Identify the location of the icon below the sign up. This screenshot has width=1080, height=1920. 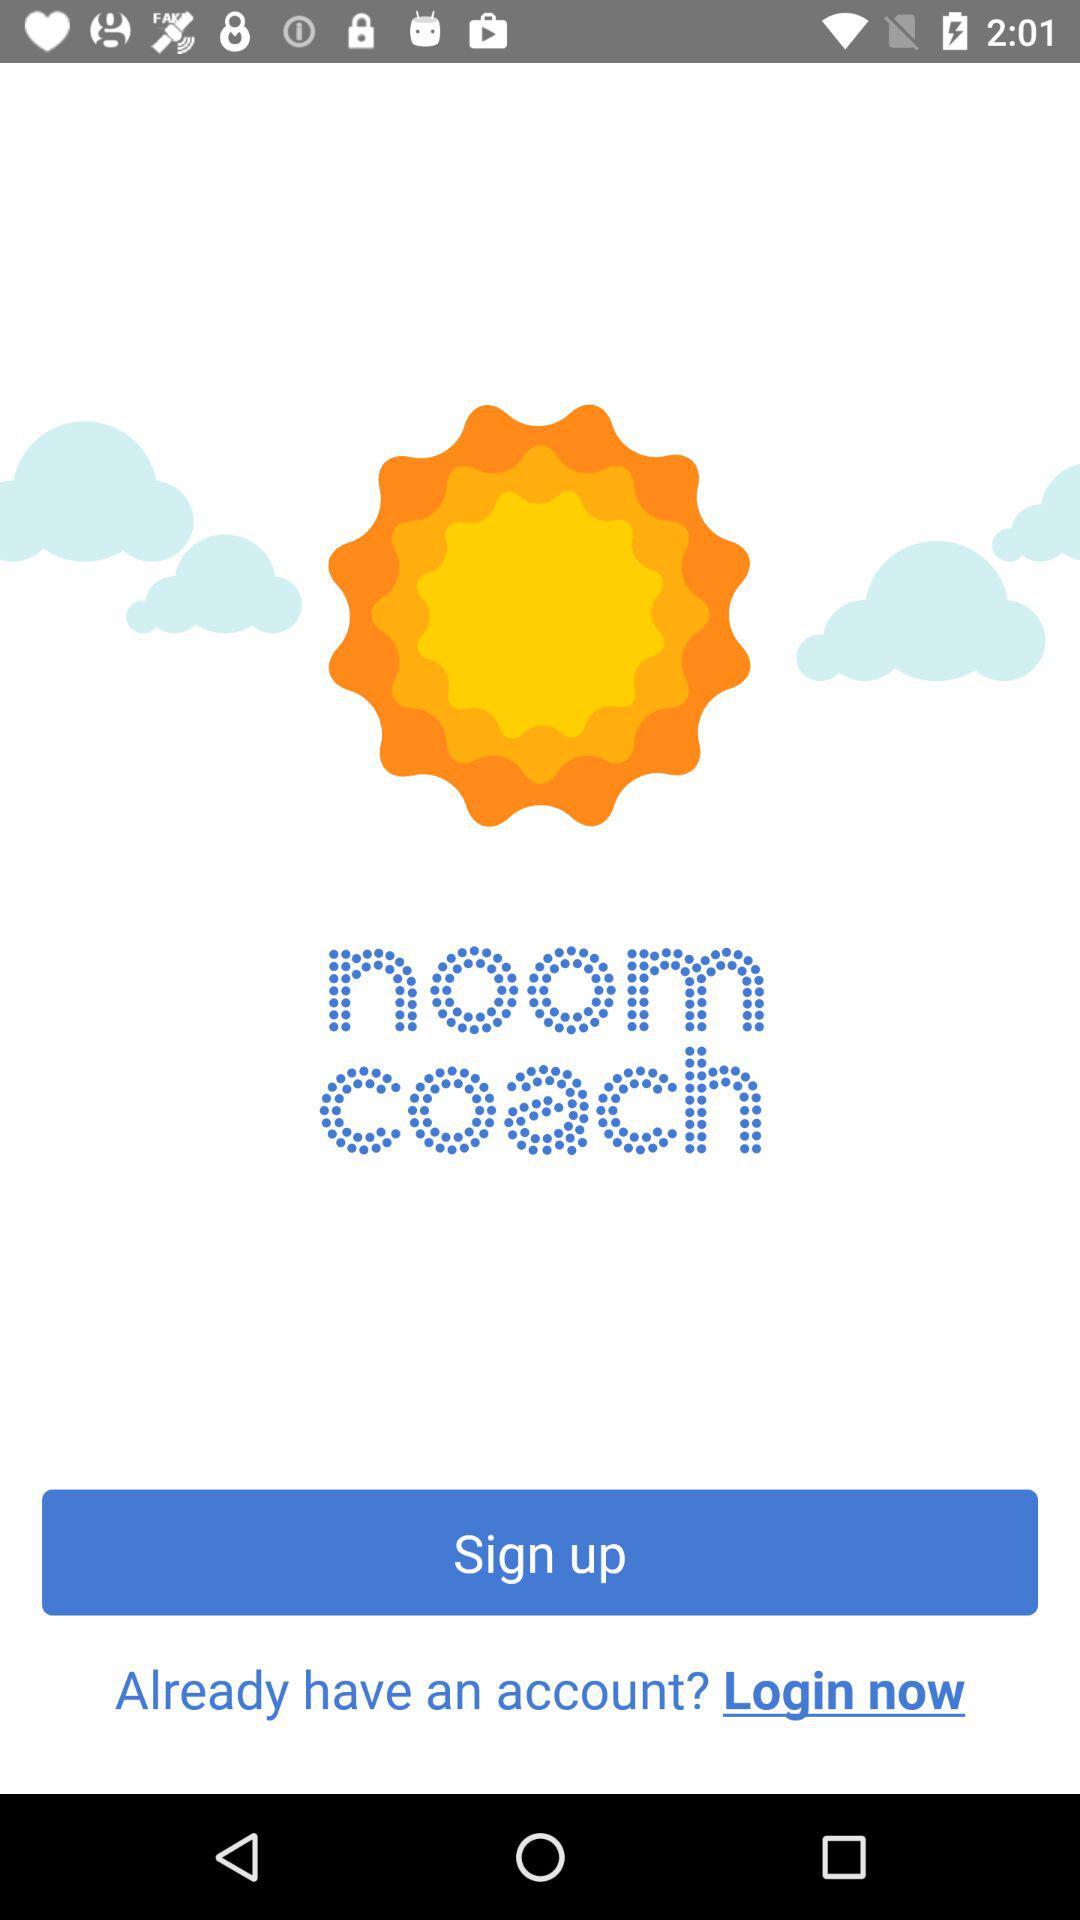
(540, 1688).